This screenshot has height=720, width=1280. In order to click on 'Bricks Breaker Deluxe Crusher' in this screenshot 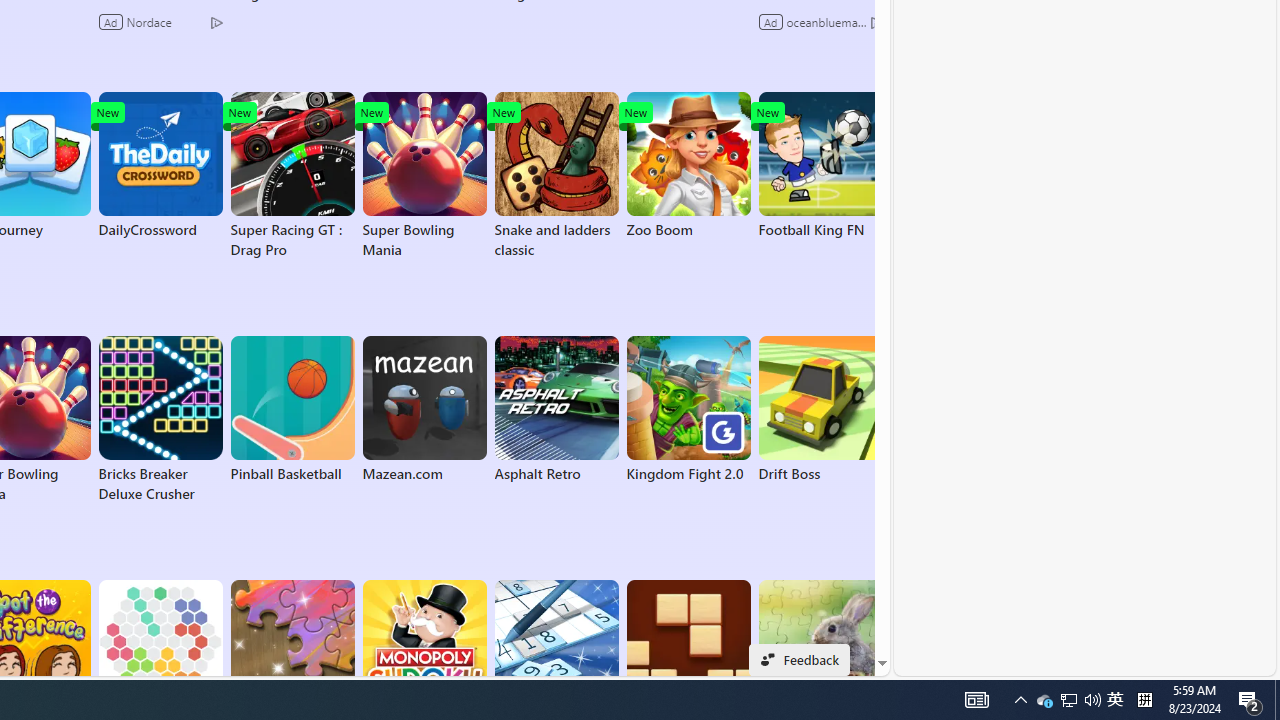, I will do `click(160, 419)`.